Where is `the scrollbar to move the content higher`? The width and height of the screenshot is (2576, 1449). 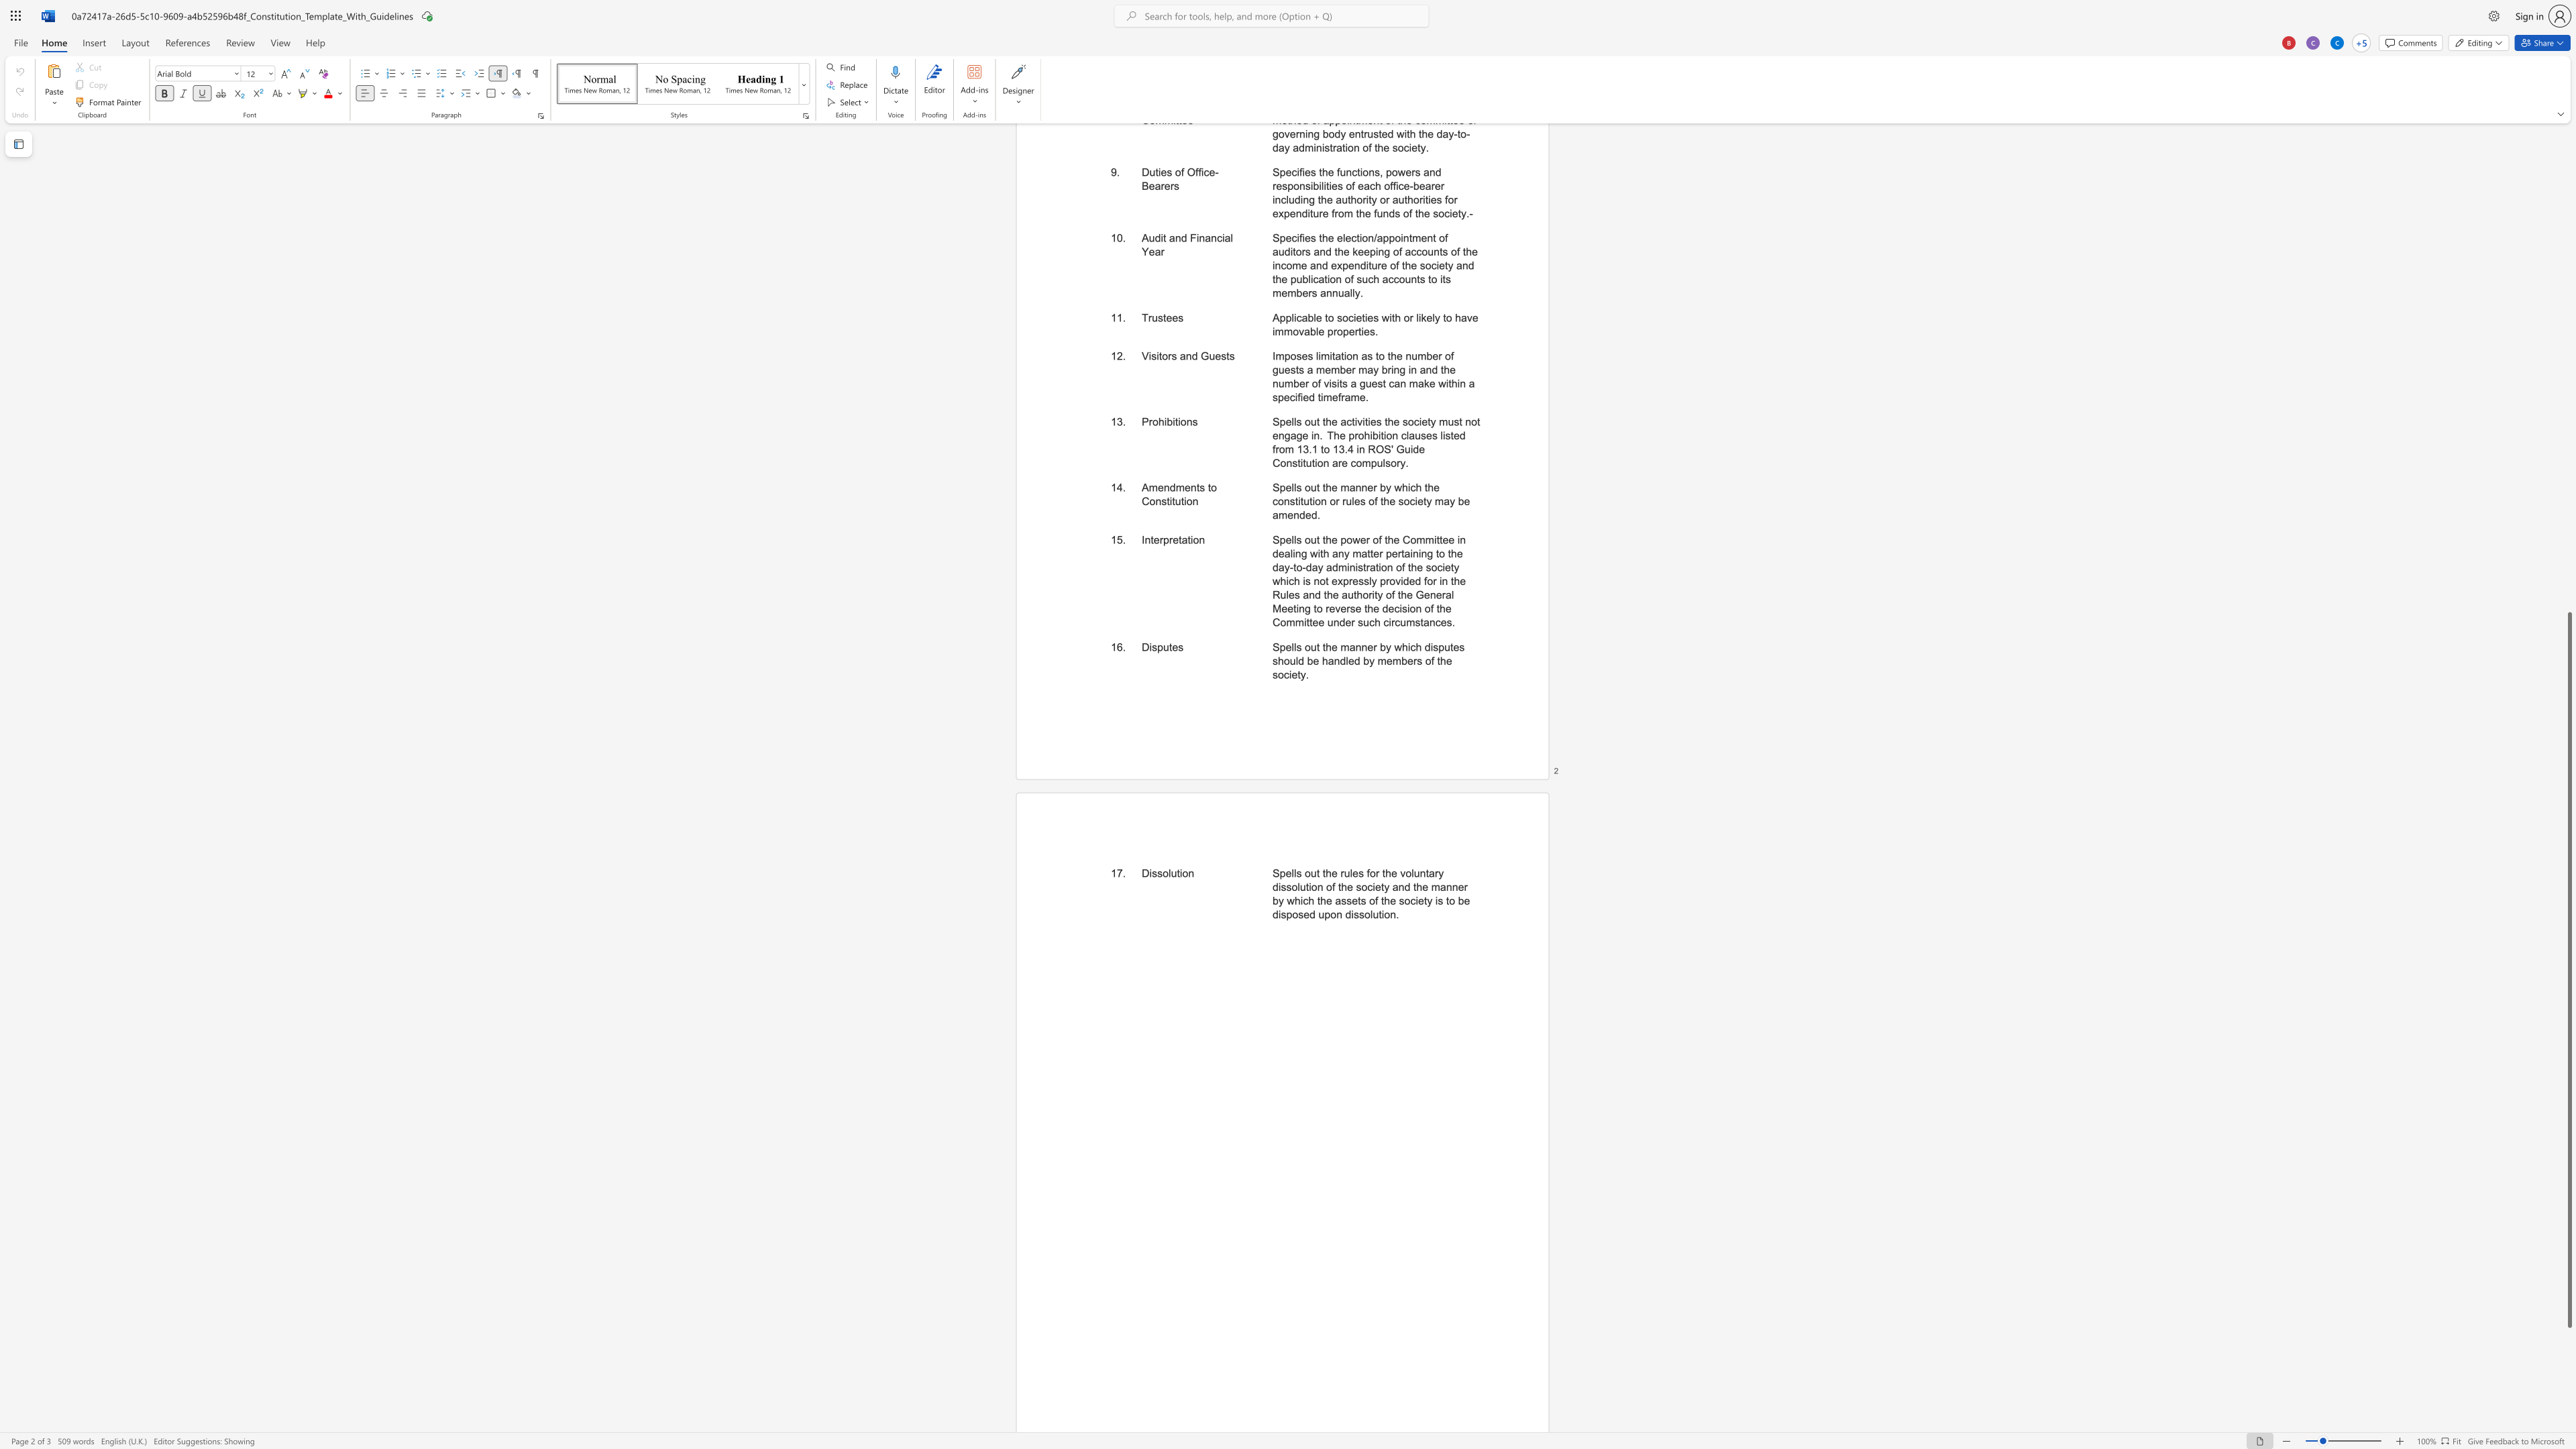
the scrollbar to move the content higher is located at coordinates (2568, 315).